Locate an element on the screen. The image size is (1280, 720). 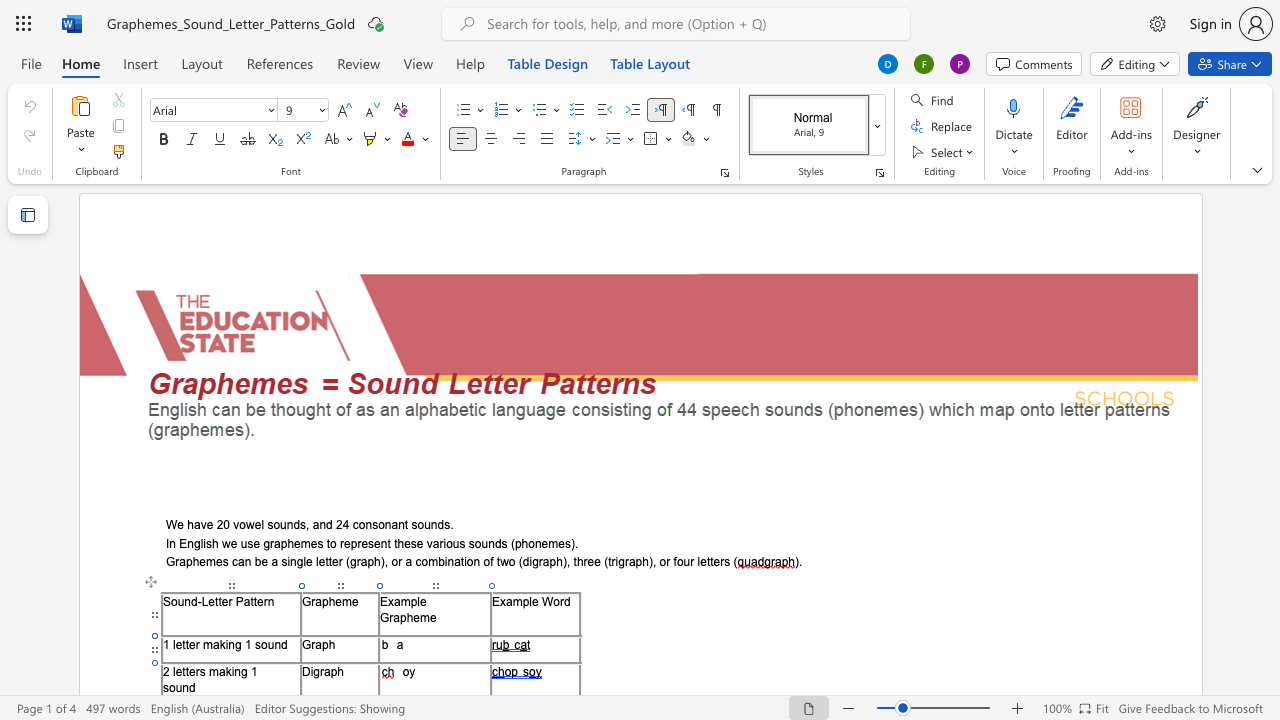
the 1th character "a" in the text is located at coordinates (327, 671).